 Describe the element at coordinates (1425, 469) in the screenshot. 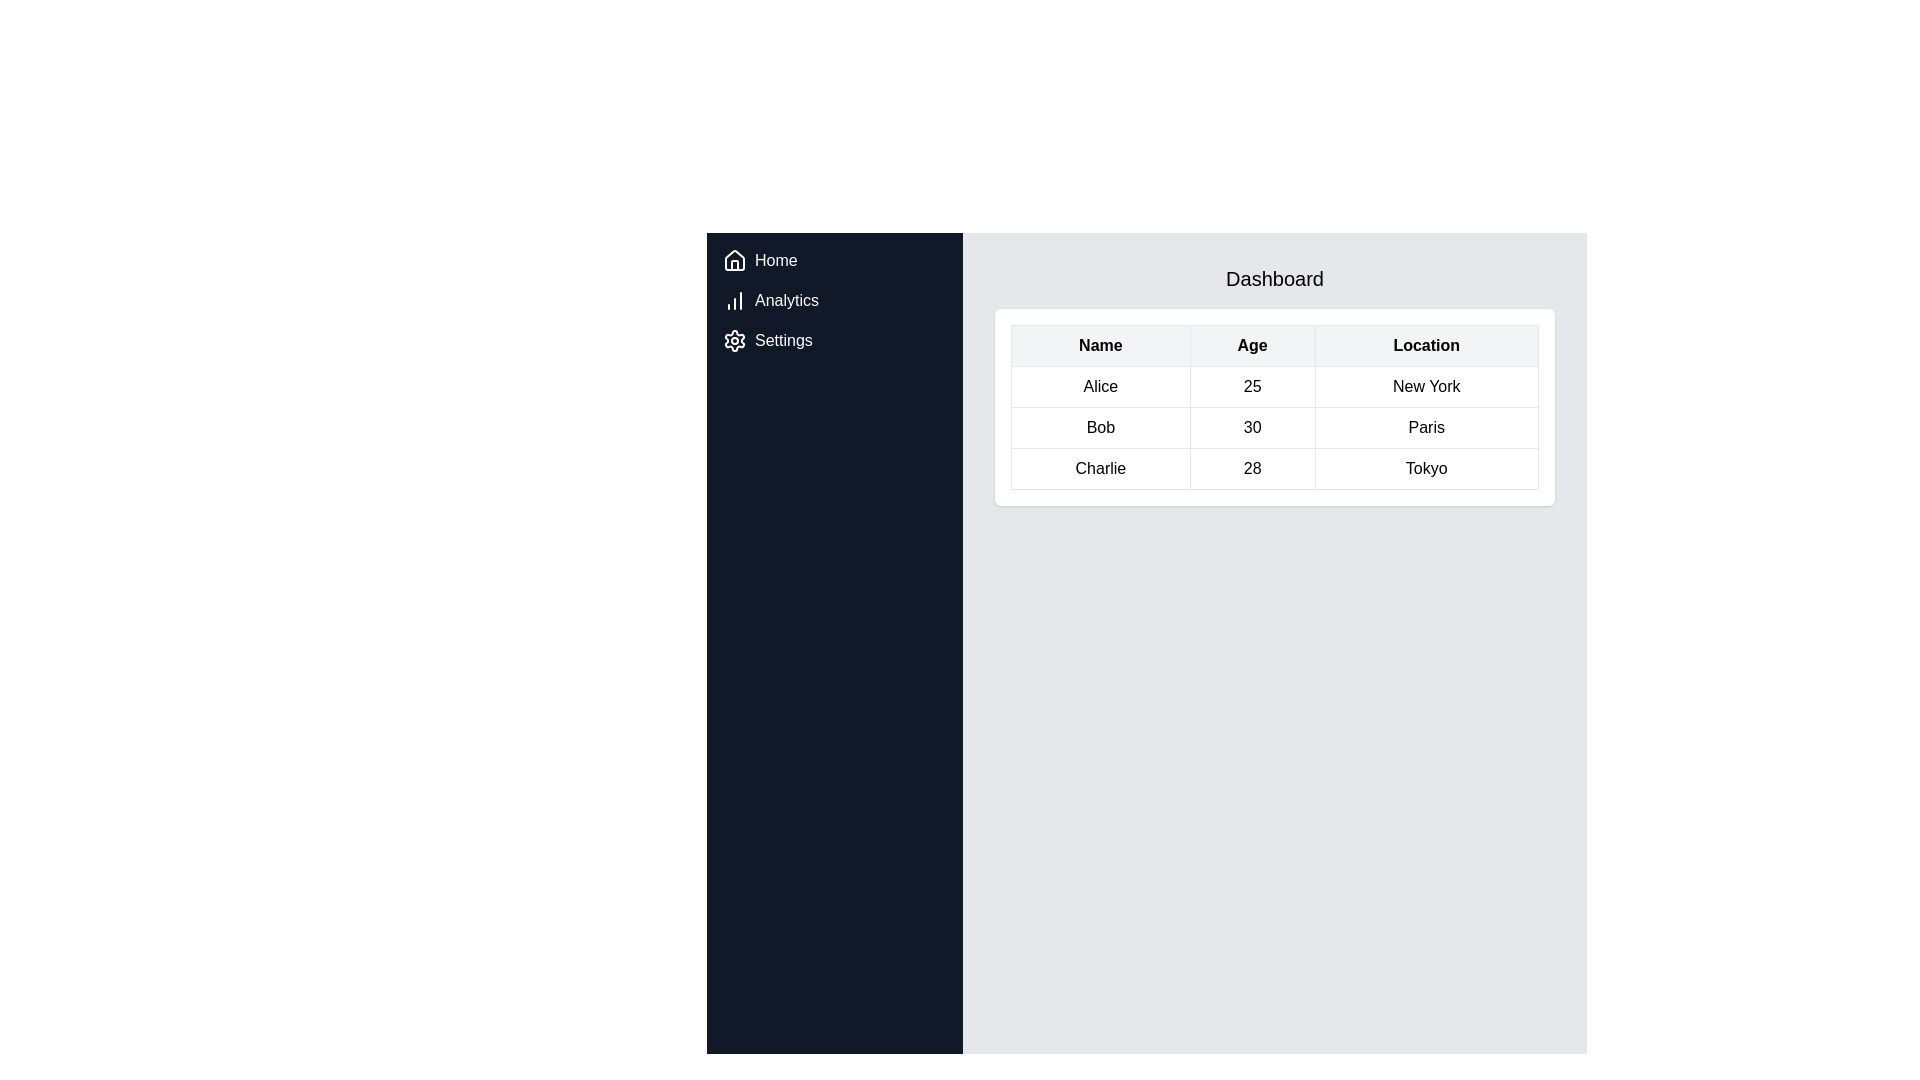

I see `the read-only label displaying 'Tokyo' located in the third row of the table under the 'Location' column` at that location.